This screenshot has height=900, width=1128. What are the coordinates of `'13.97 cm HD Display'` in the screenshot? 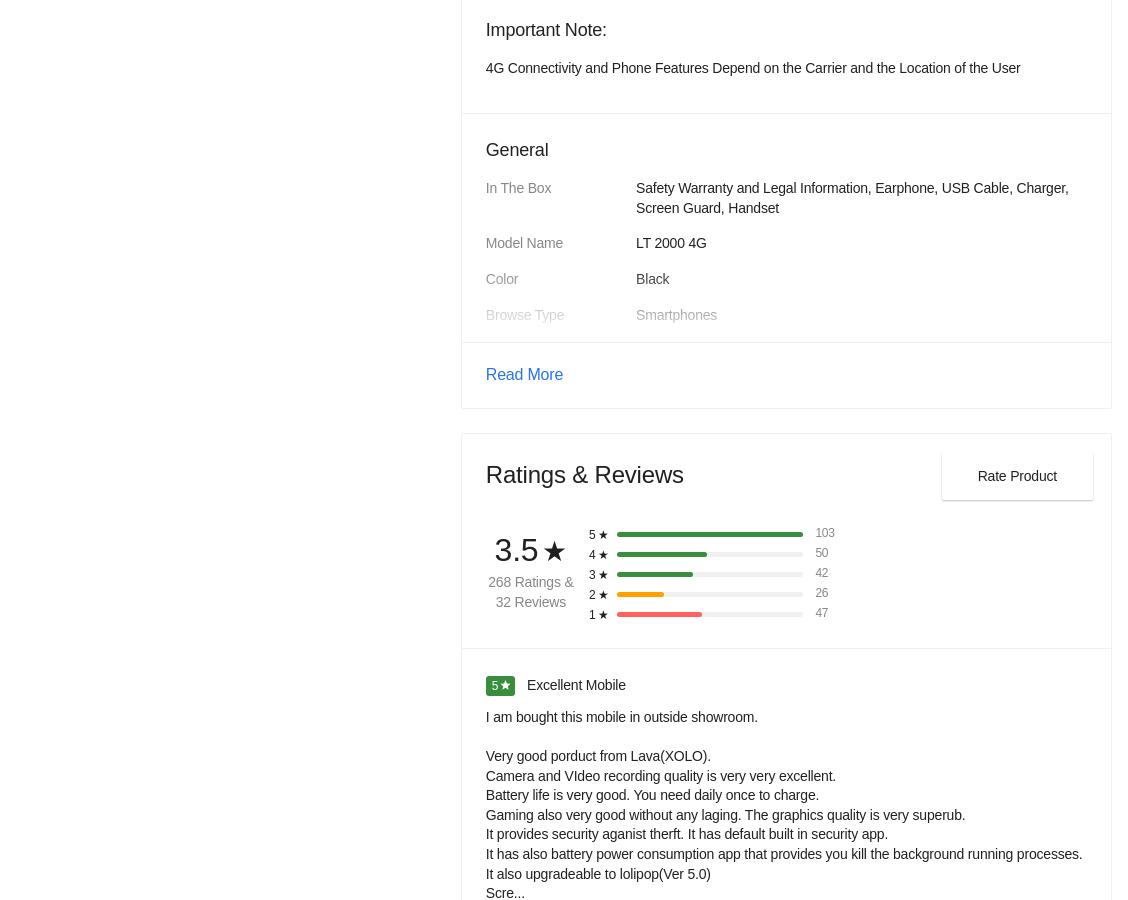 It's located at (633, 129).